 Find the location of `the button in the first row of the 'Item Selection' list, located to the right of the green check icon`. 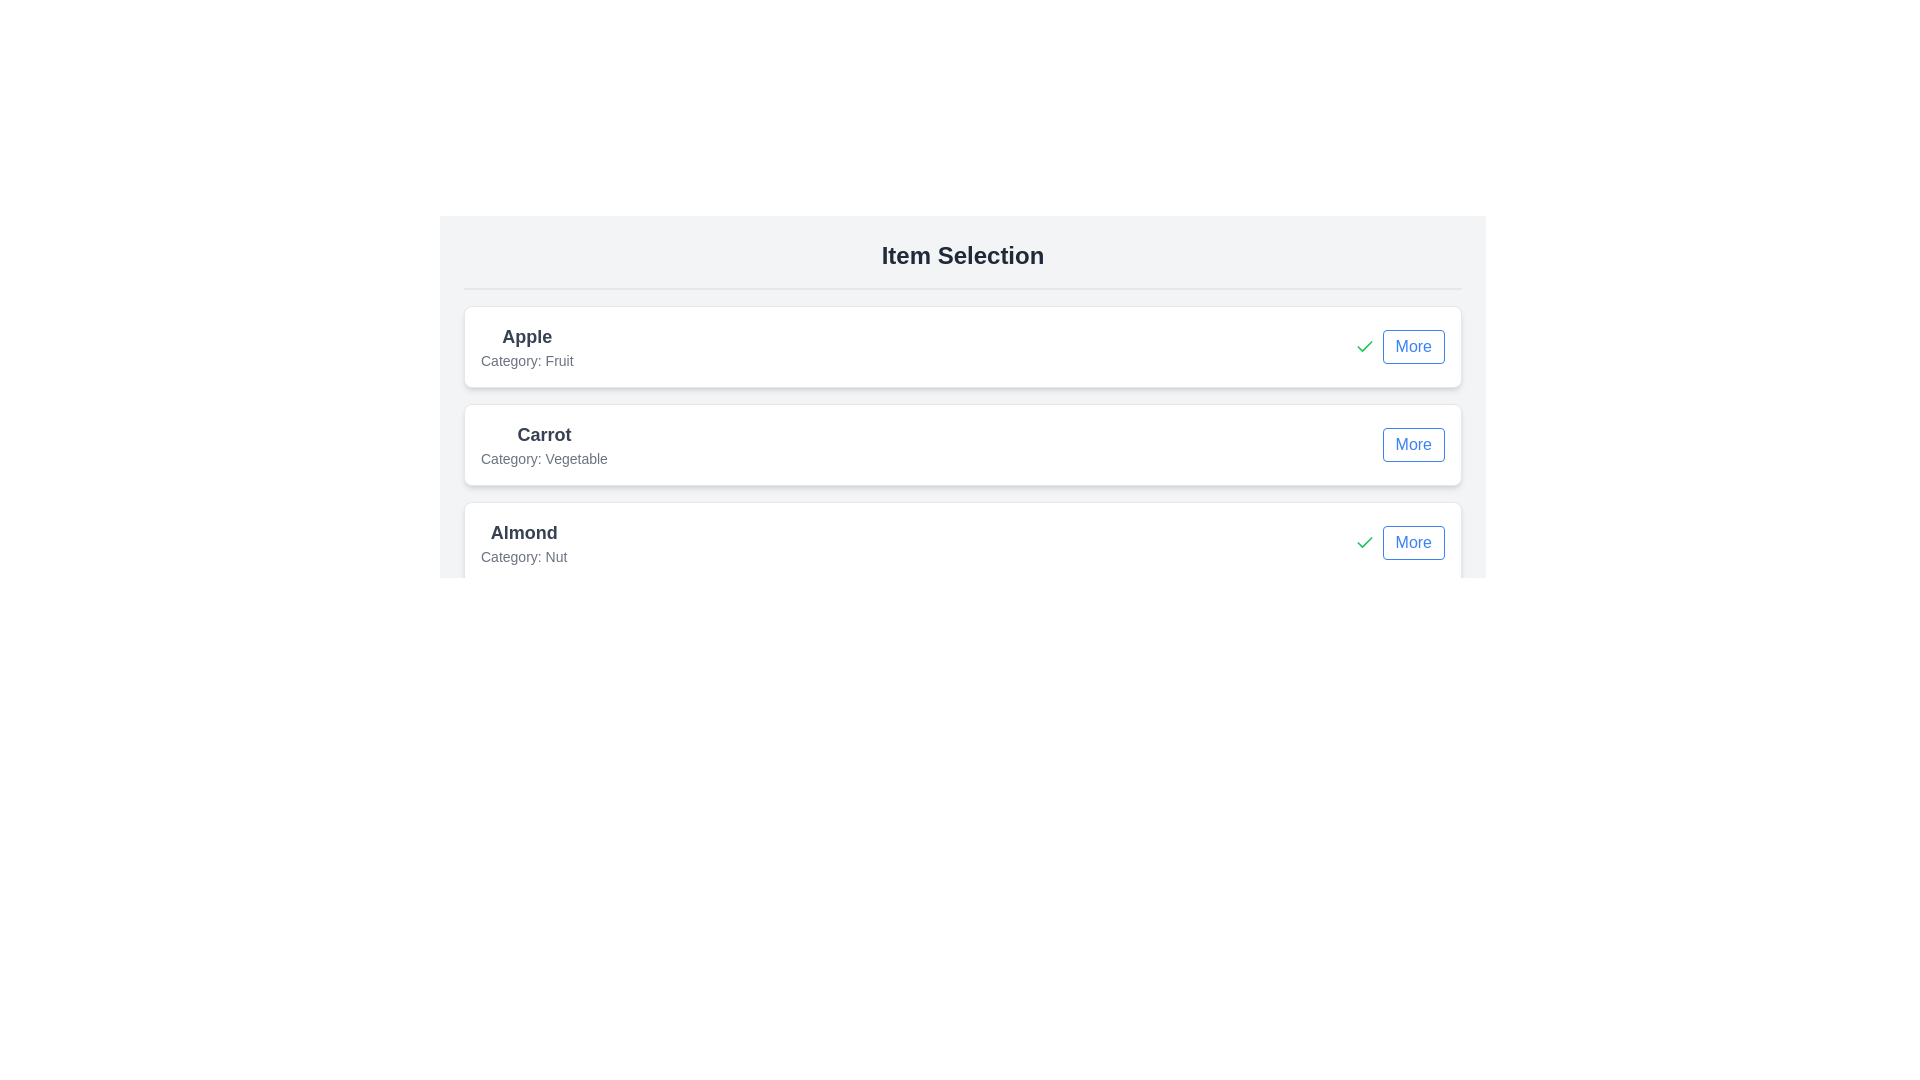

the button in the first row of the 'Item Selection' list, located to the right of the green check icon is located at coordinates (1412, 346).